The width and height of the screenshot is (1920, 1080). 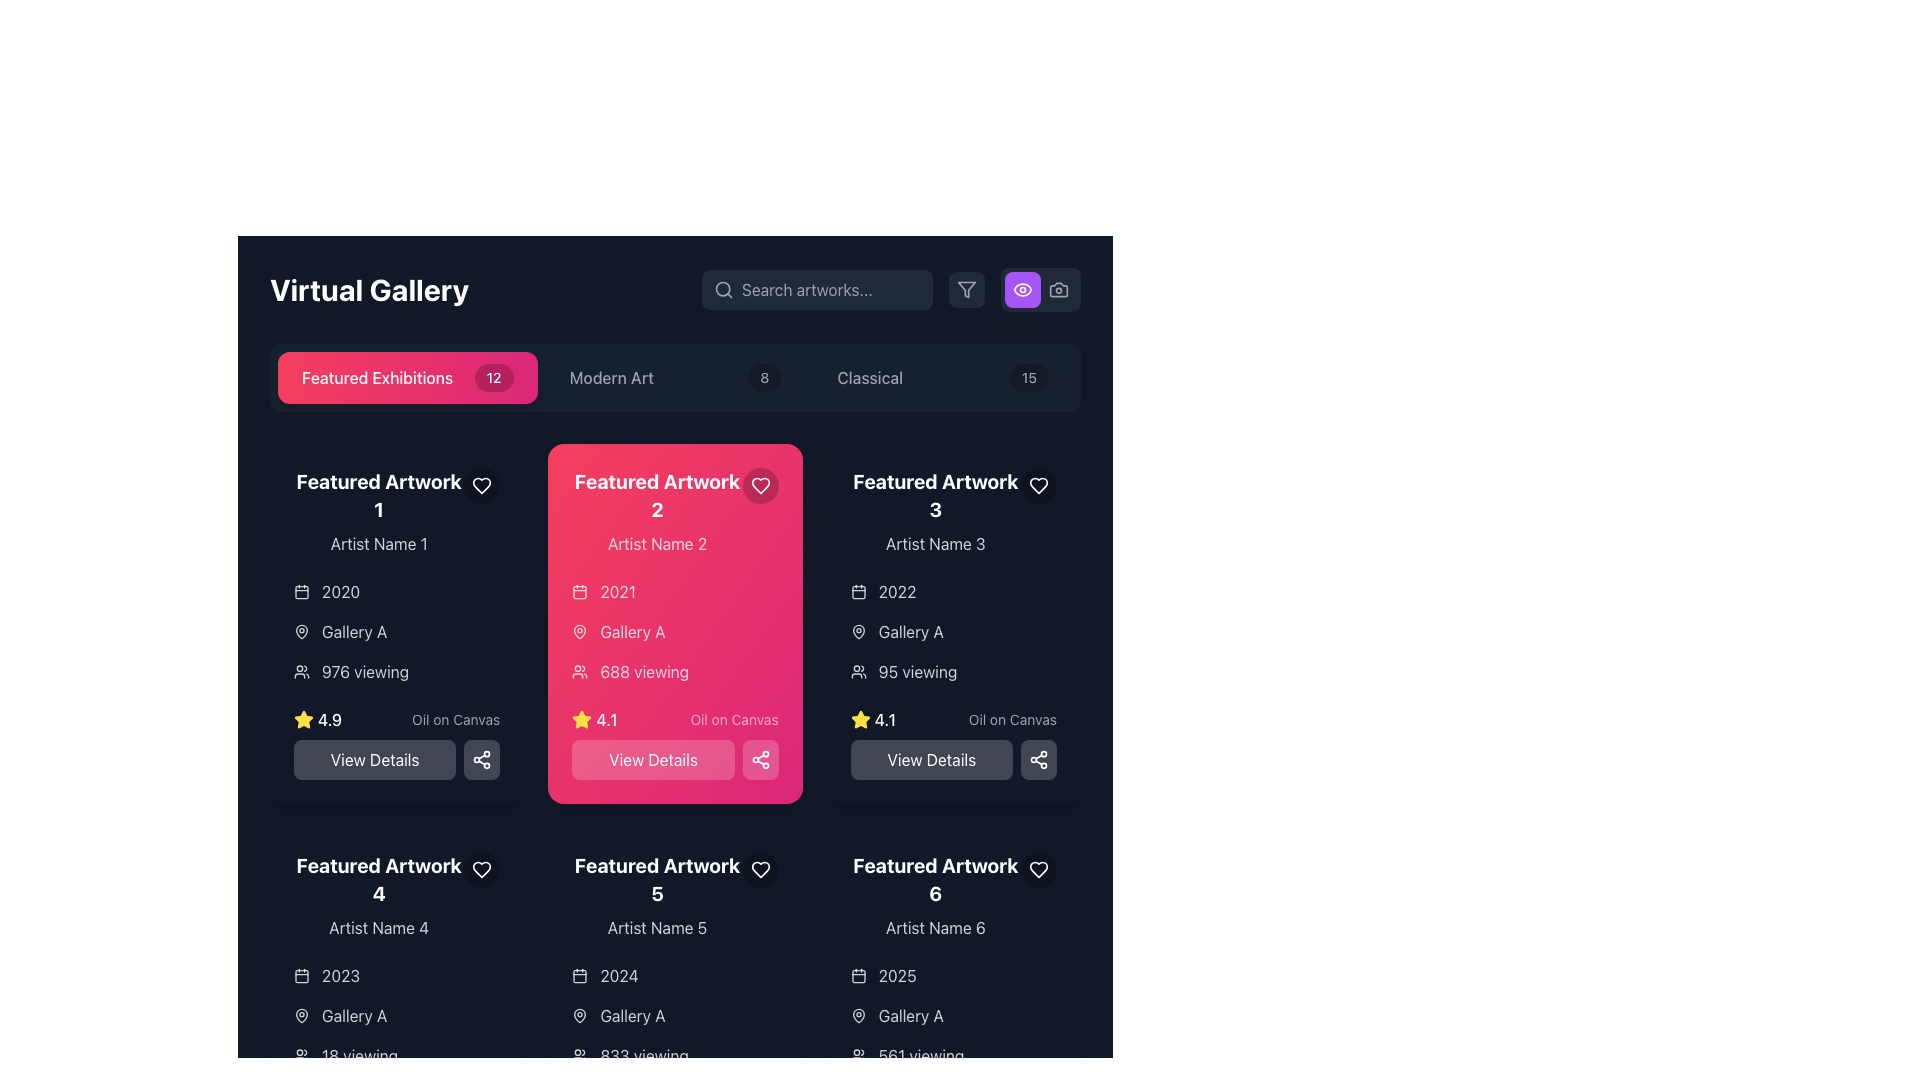 I want to click on the outlined pin icon located in the 'Featured Artwork 2' card, positioned below the '2021' label and above the '688 viewing' text, so click(x=579, y=632).